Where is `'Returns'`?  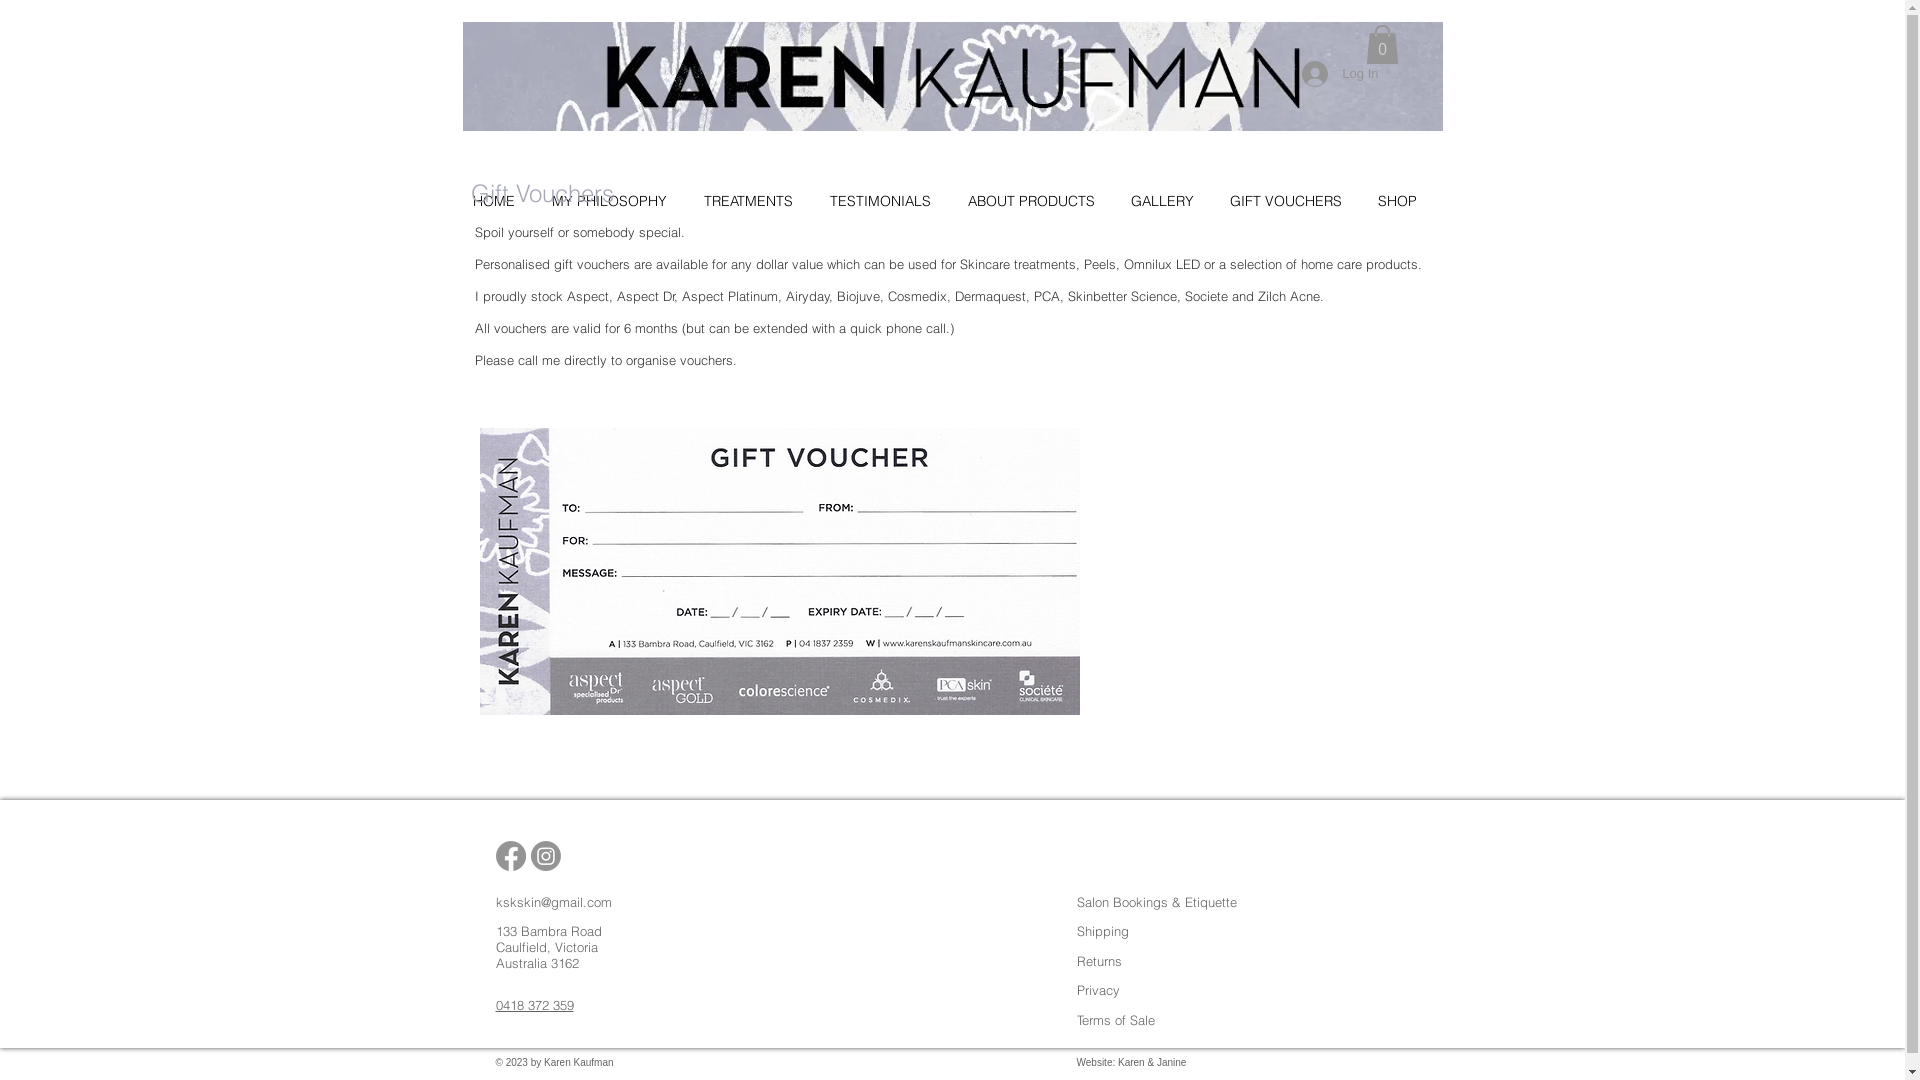 'Returns' is located at coordinates (1097, 959).